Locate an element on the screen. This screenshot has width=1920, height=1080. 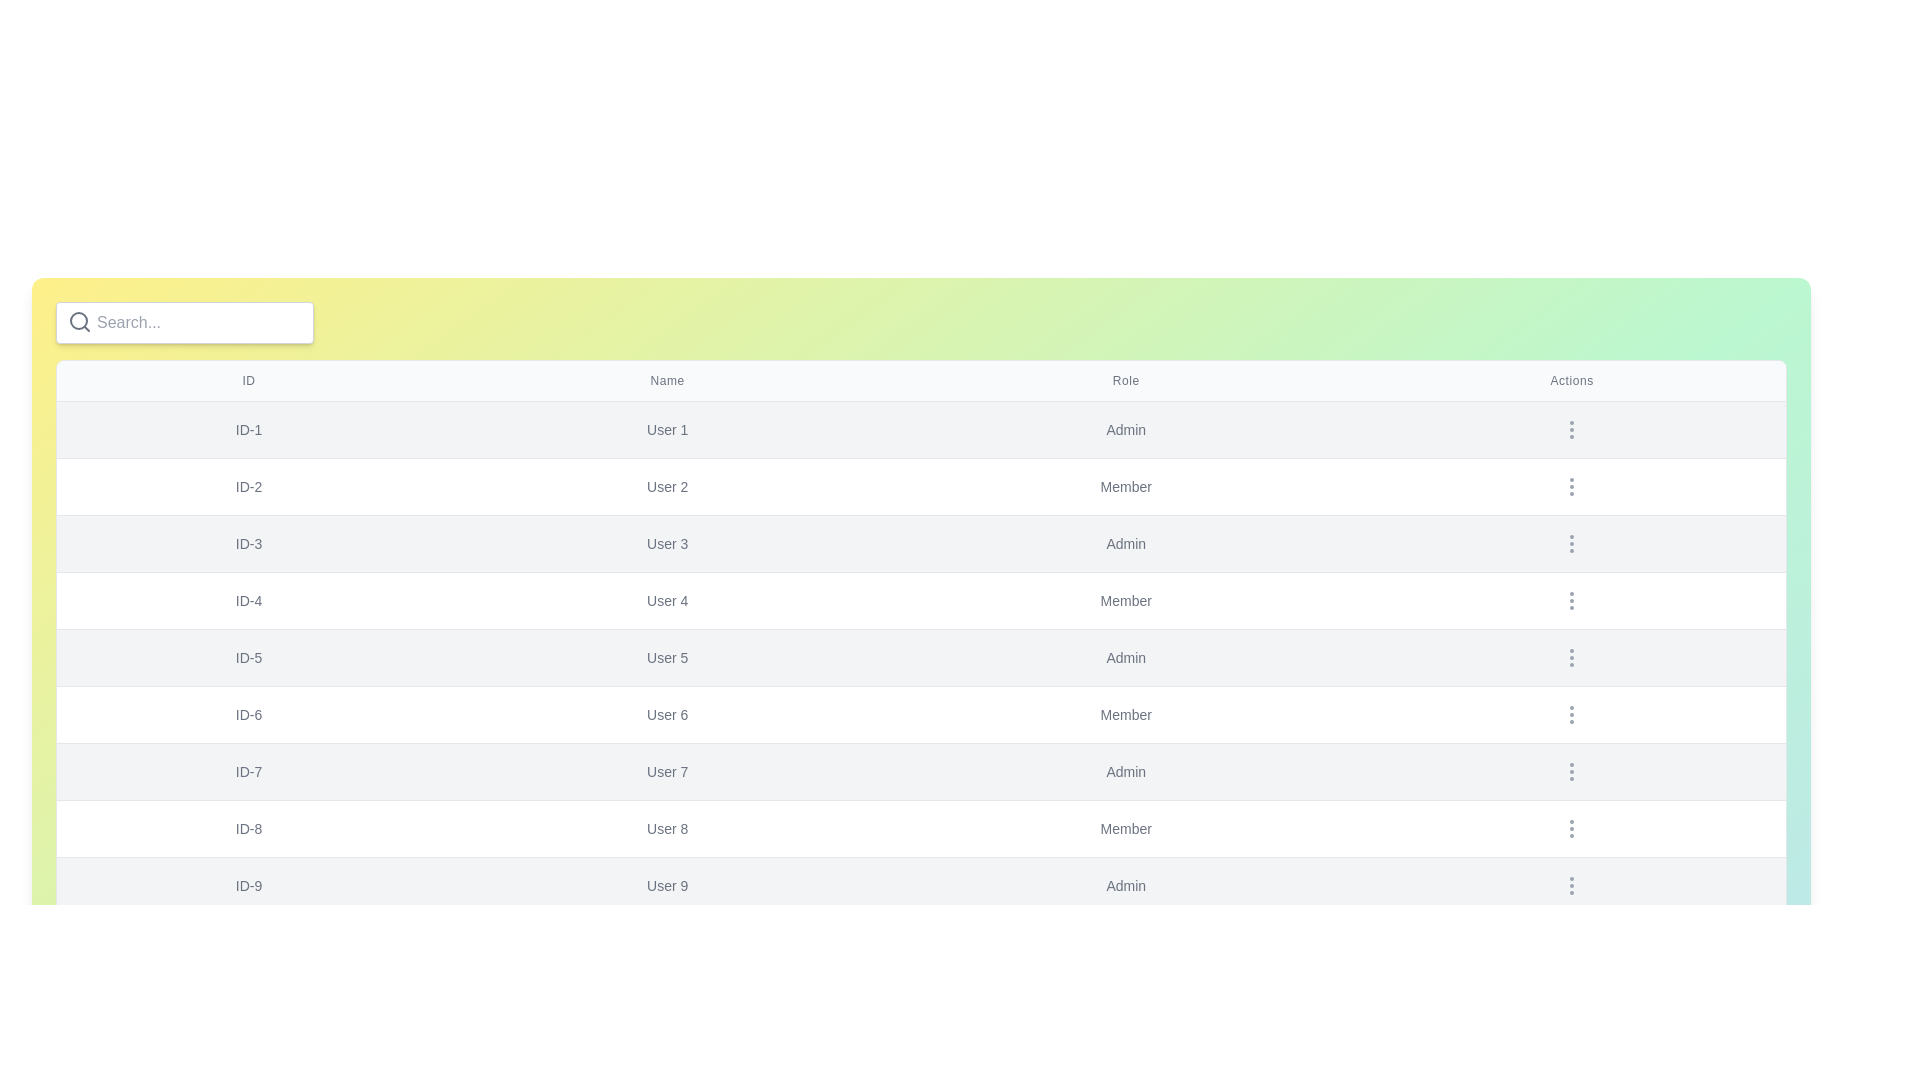
the table header Role to sort the table is located at coordinates (1126, 381).